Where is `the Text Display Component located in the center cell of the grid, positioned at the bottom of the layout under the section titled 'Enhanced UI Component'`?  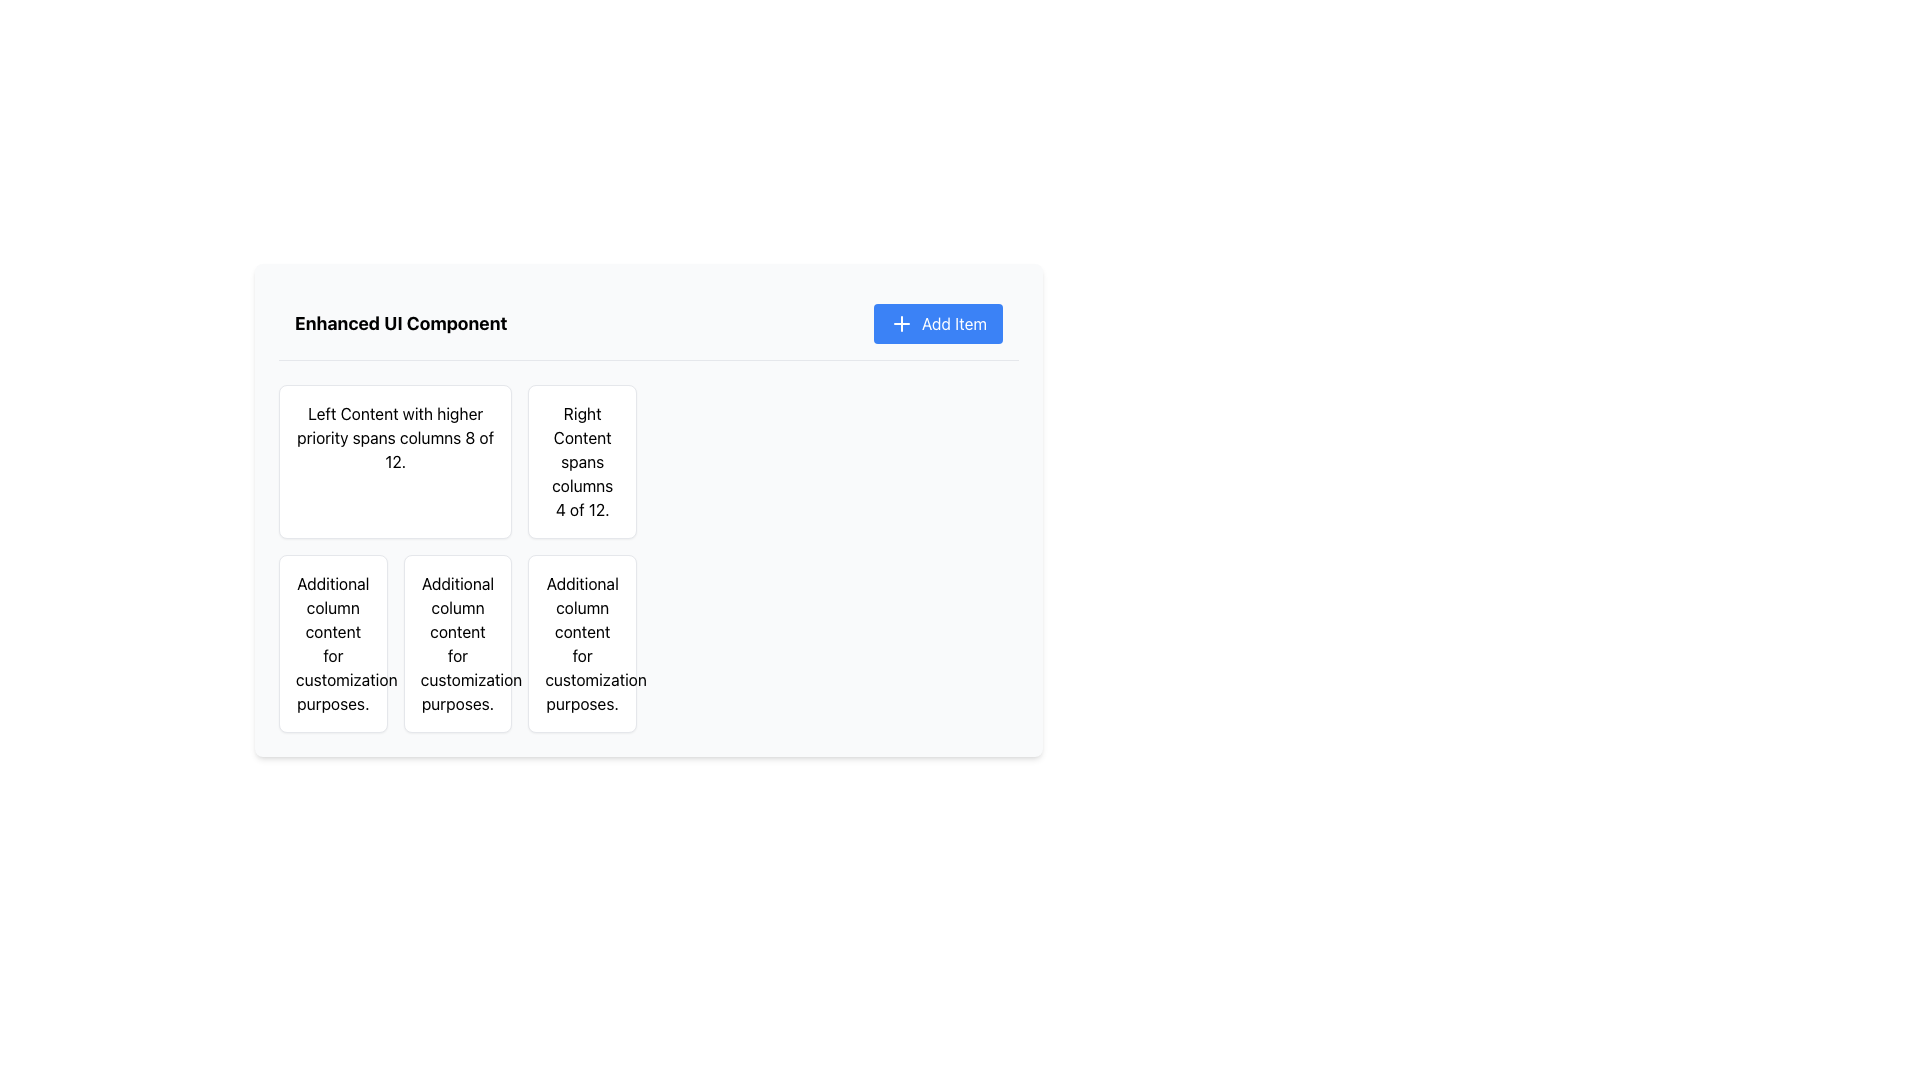 the Text Display Component located in the center cell of the grid, positioned at the bottom of the layout under the section titled 'Enhanced UI Component' is located at coordinates (456, 644).